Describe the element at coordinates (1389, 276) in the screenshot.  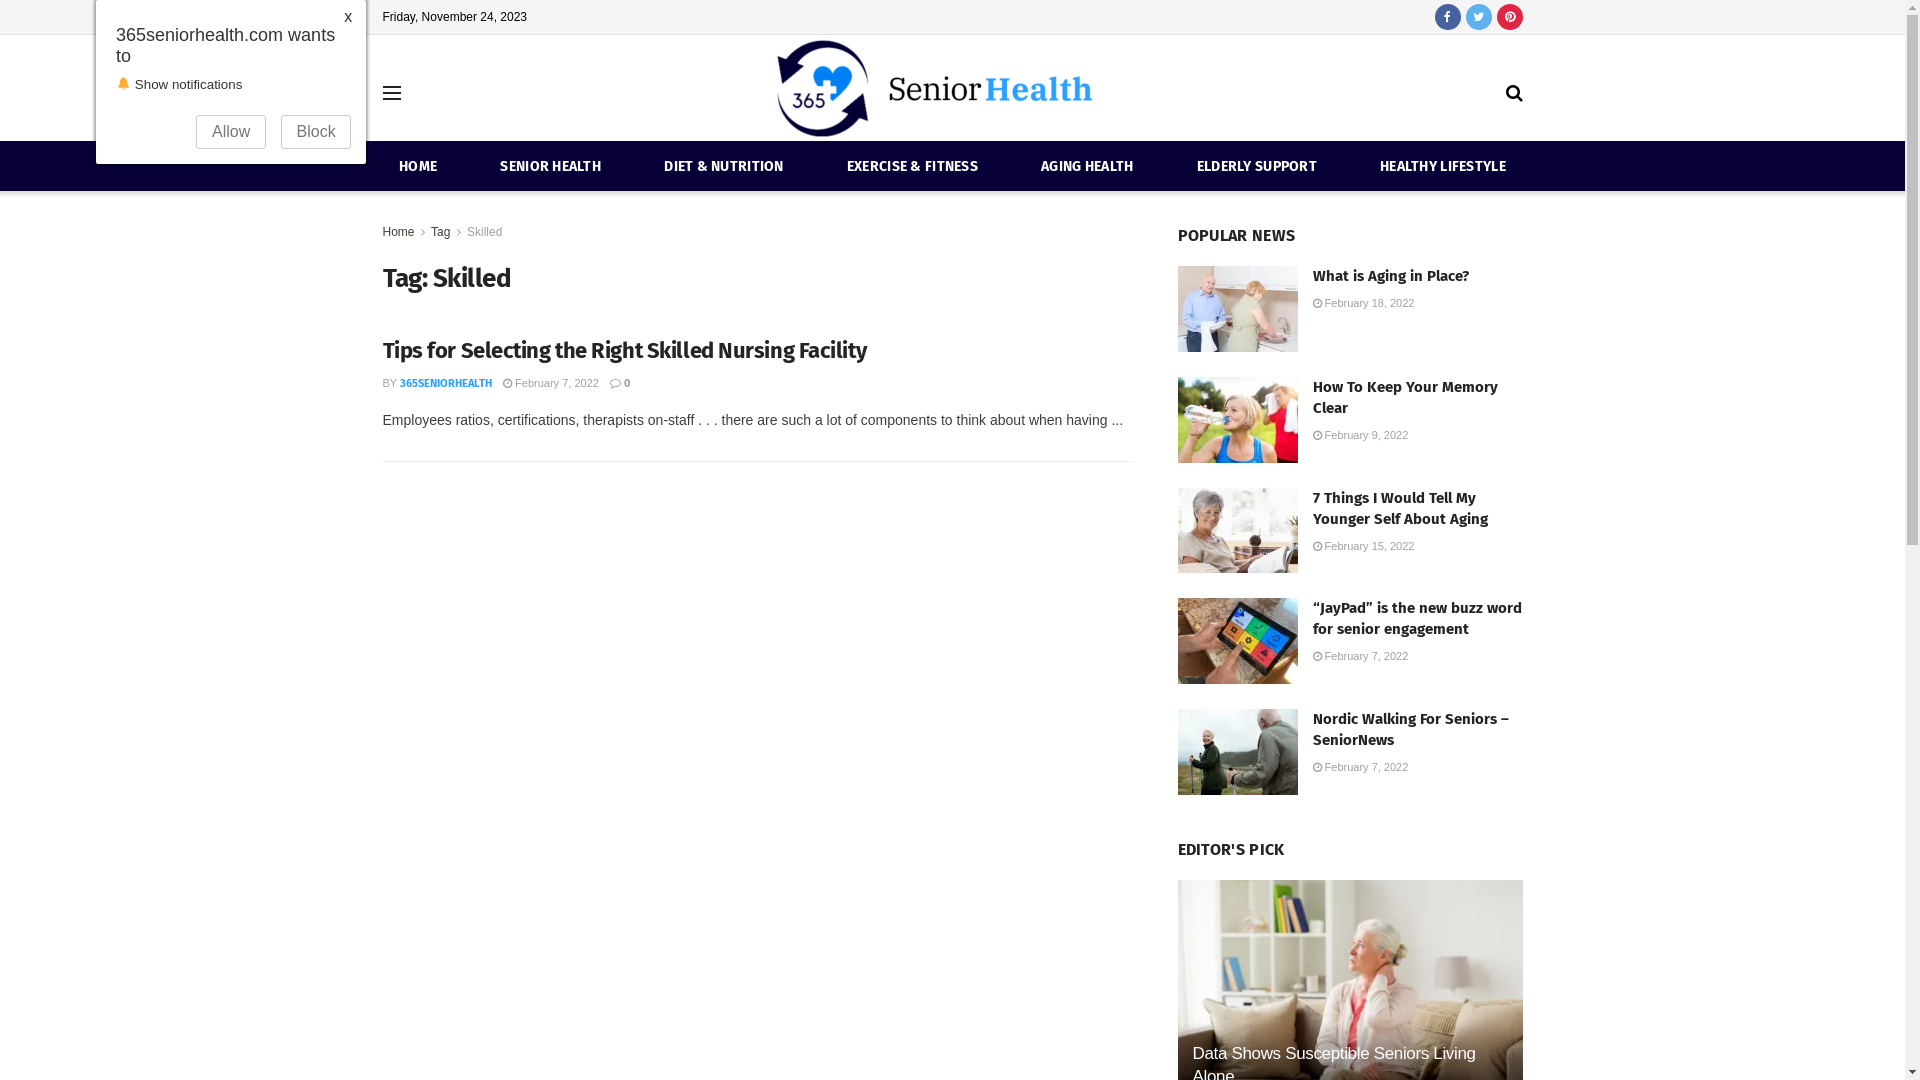
I see `'What is Aging in Place?'` at that location.